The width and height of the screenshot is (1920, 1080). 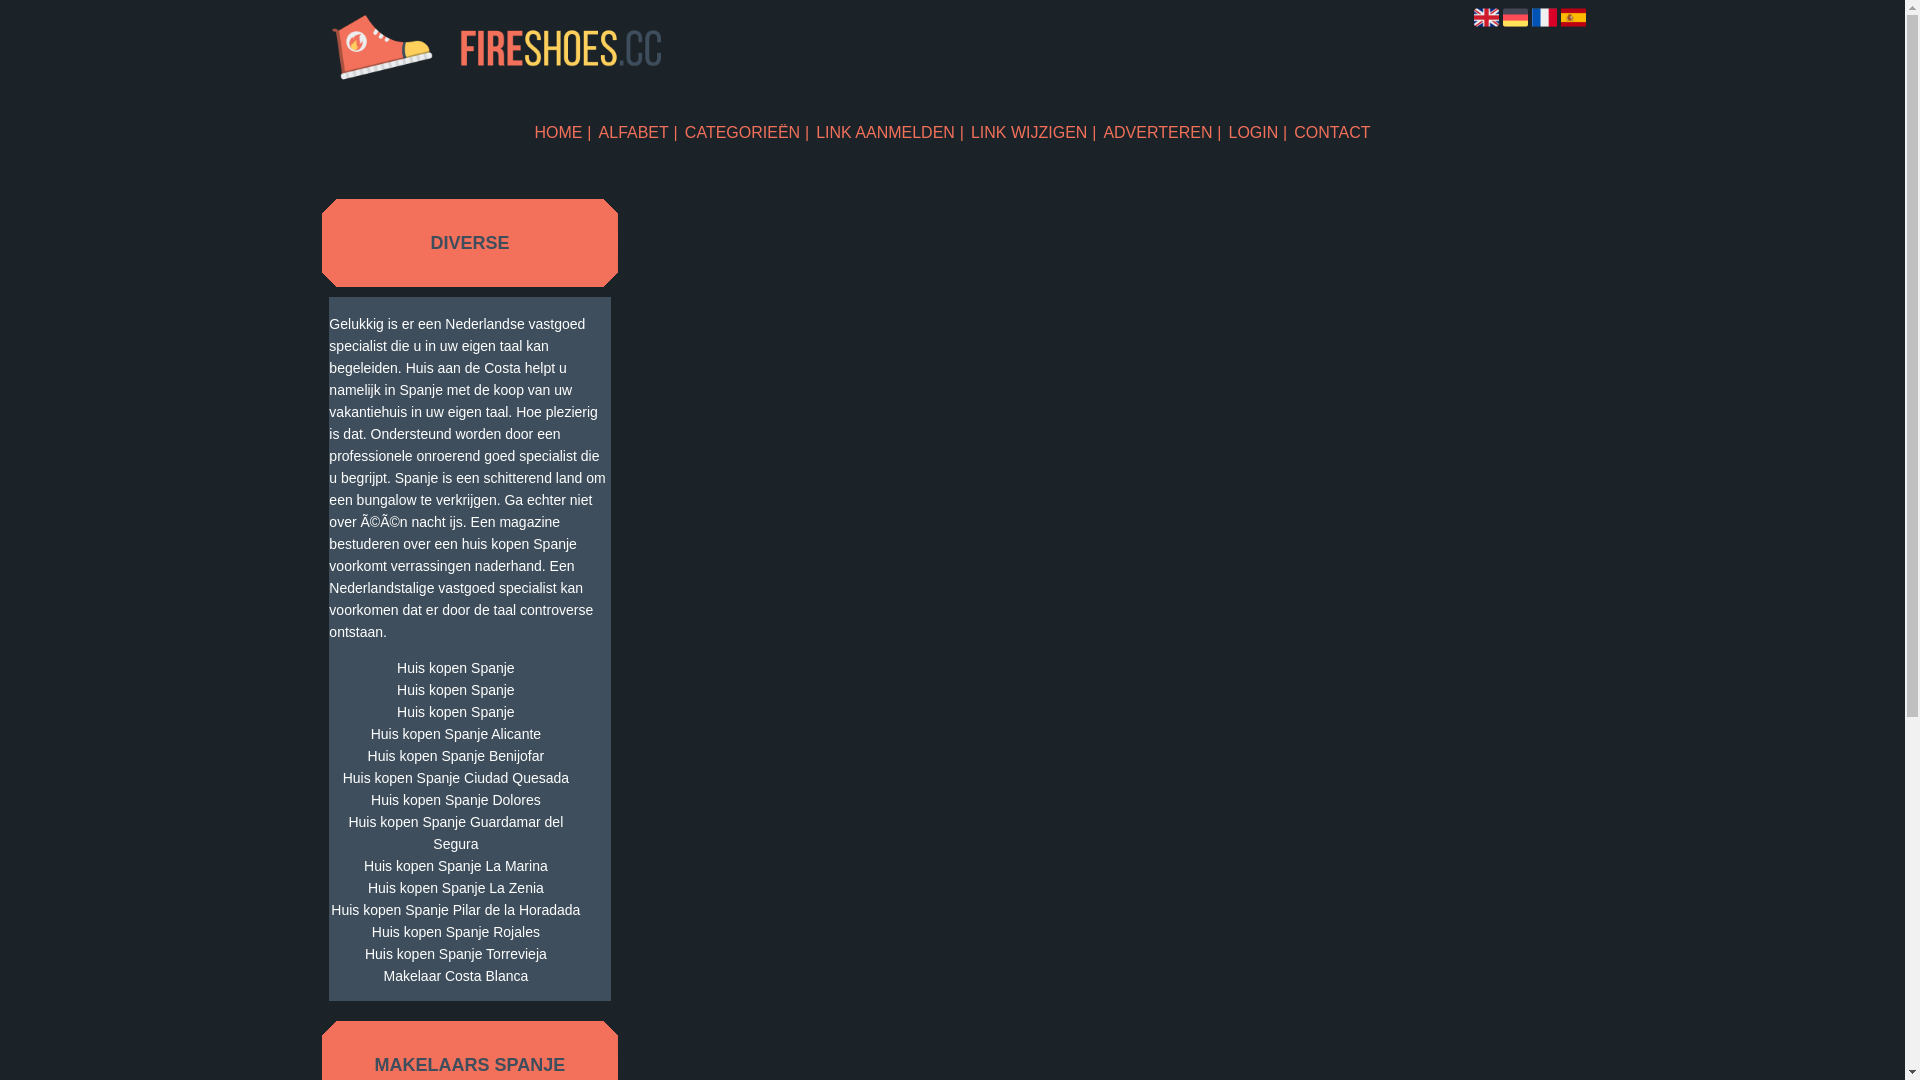 I want to click on 'LOGIN', so click(x=1256, y=132).